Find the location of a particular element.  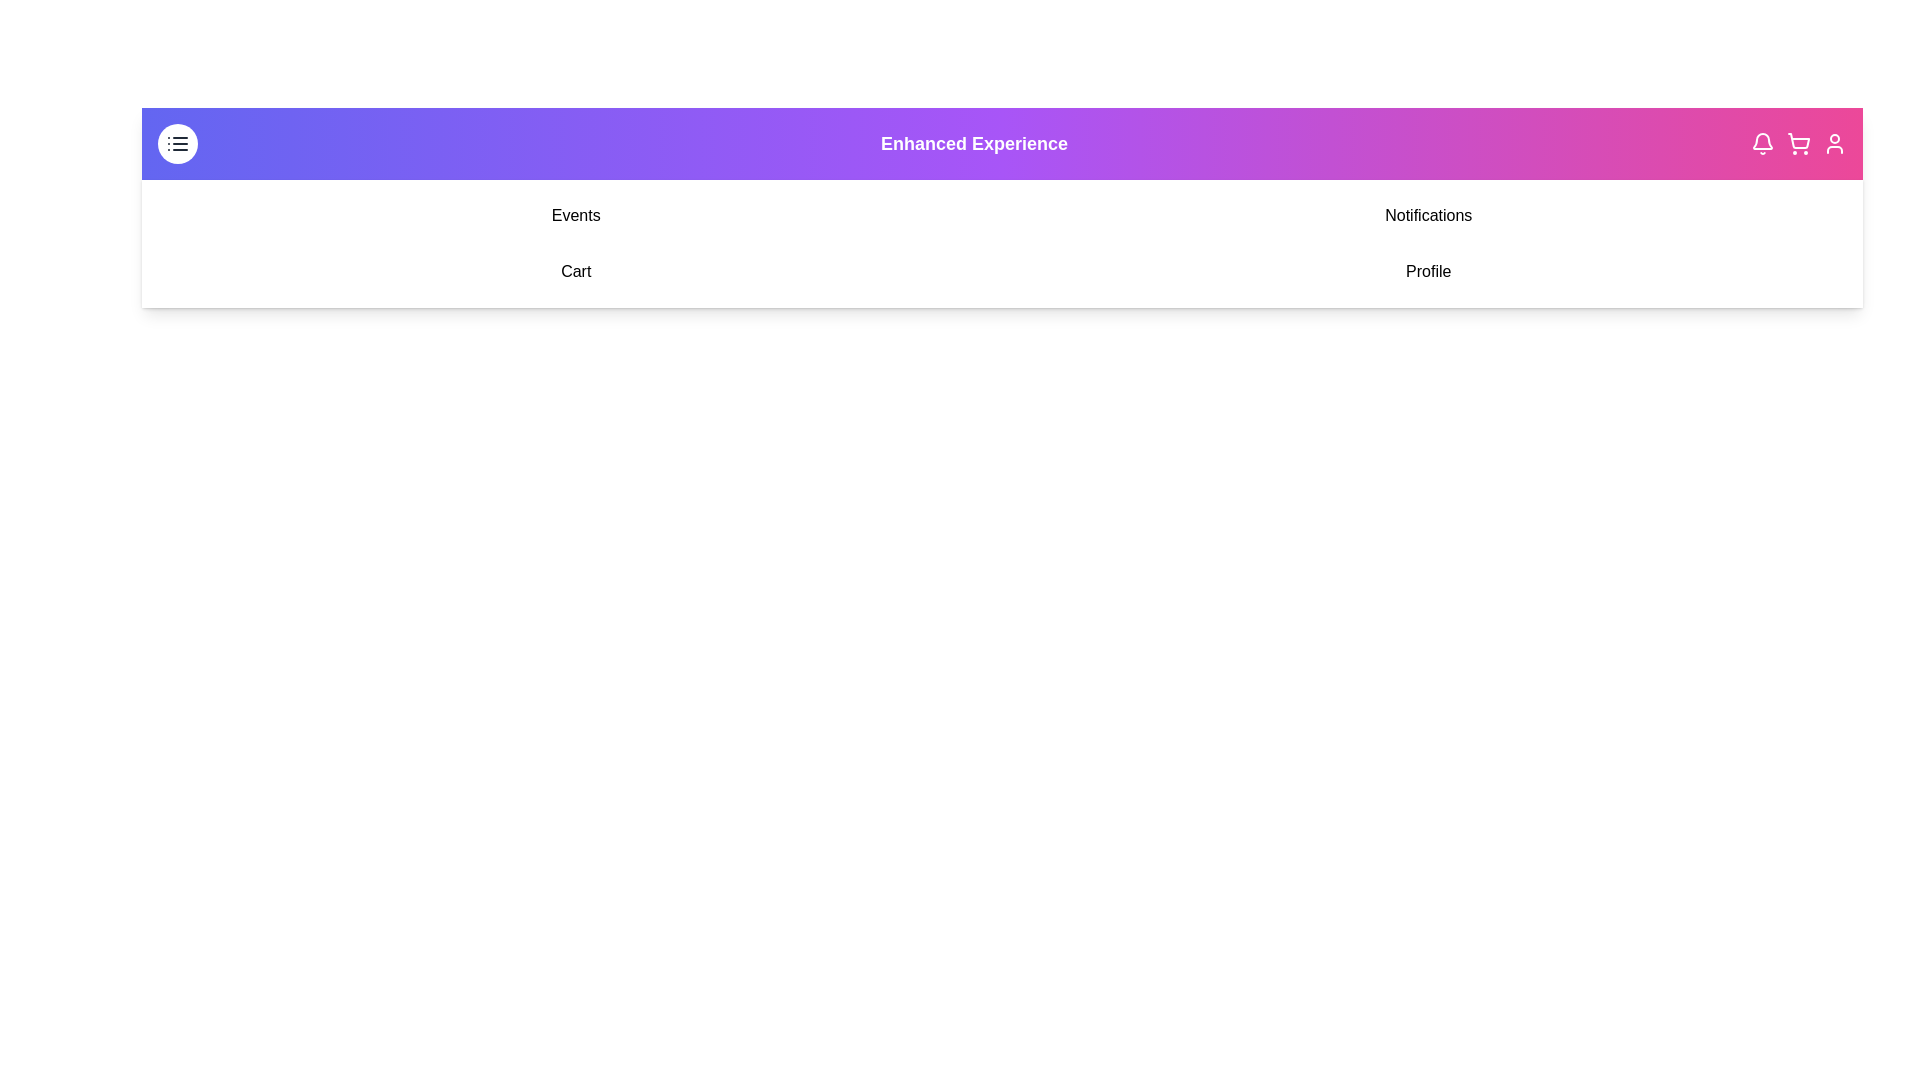

the menu toggle button to toggle the visibility of the navigation menu is located at coordinates (177, 142).